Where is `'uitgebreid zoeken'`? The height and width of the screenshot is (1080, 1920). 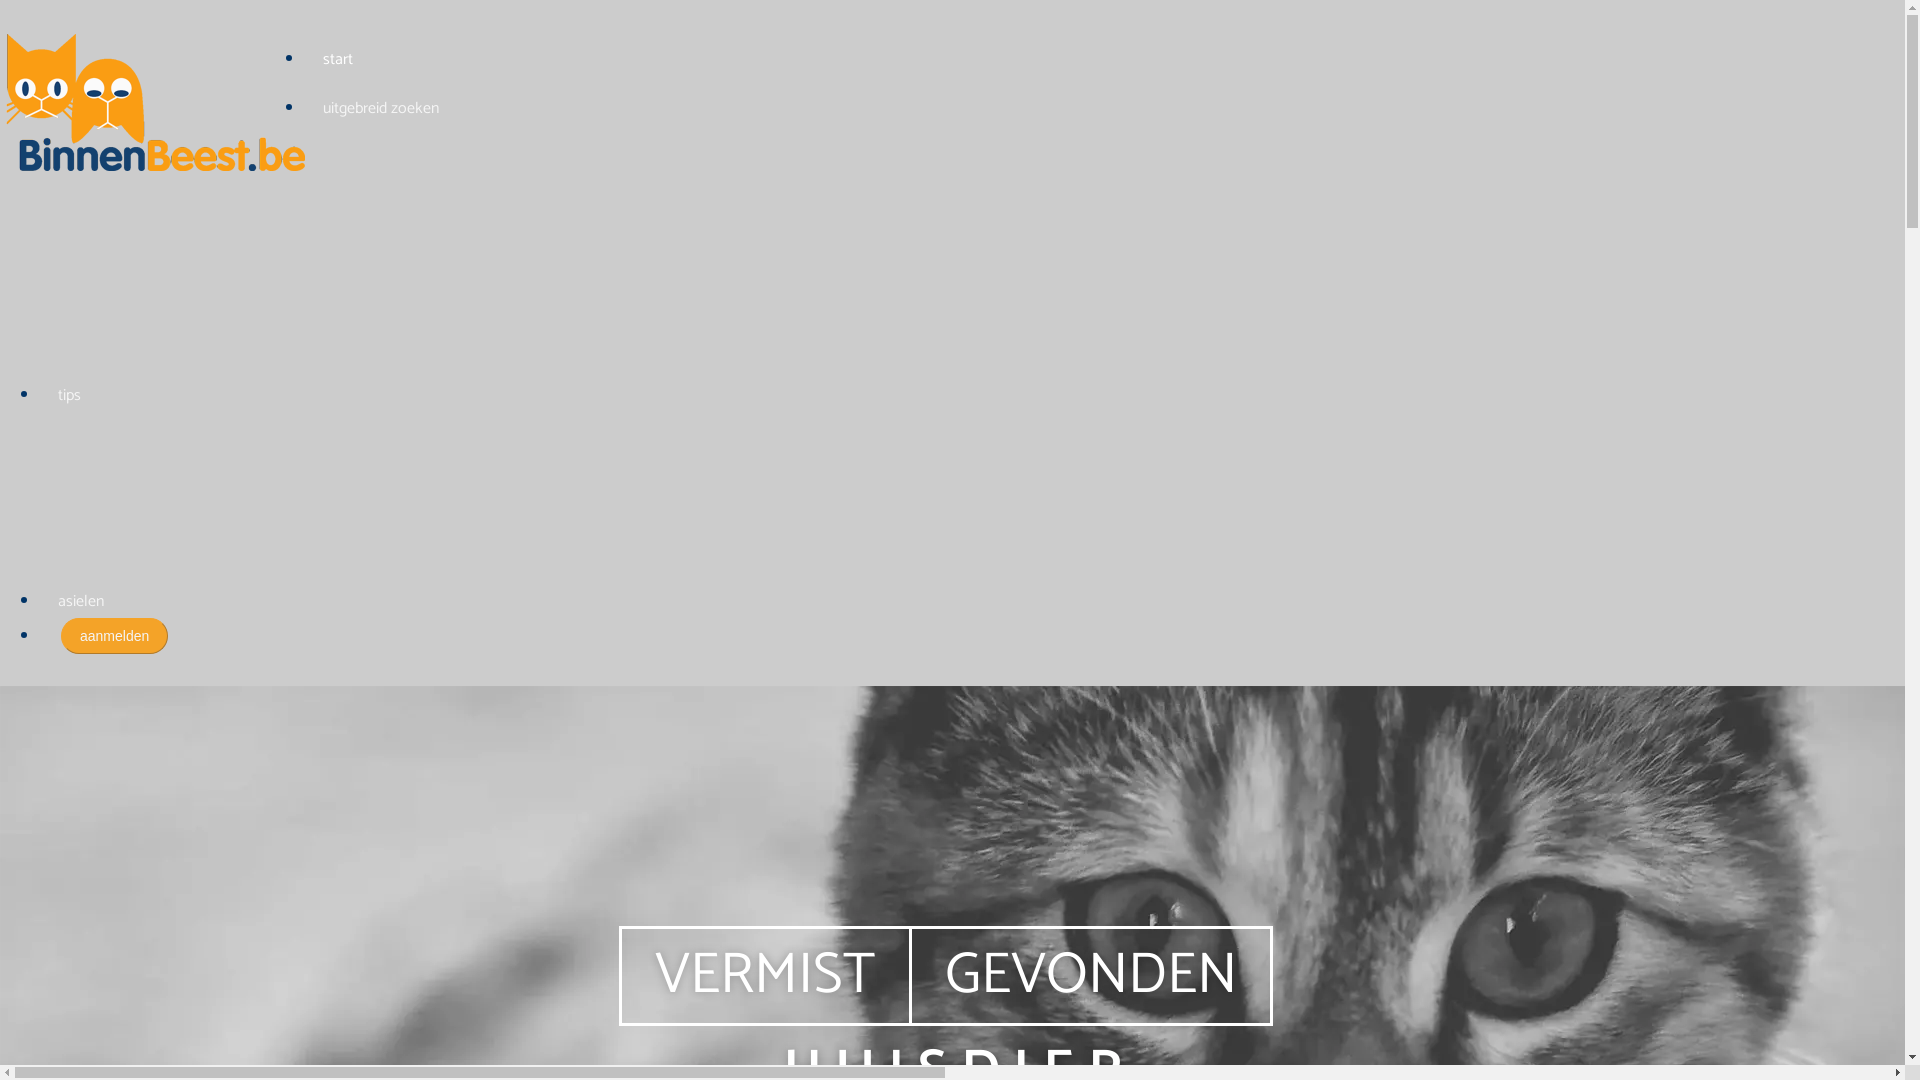
'uitgebreid zoeken' is located at coordinates (380, 108).